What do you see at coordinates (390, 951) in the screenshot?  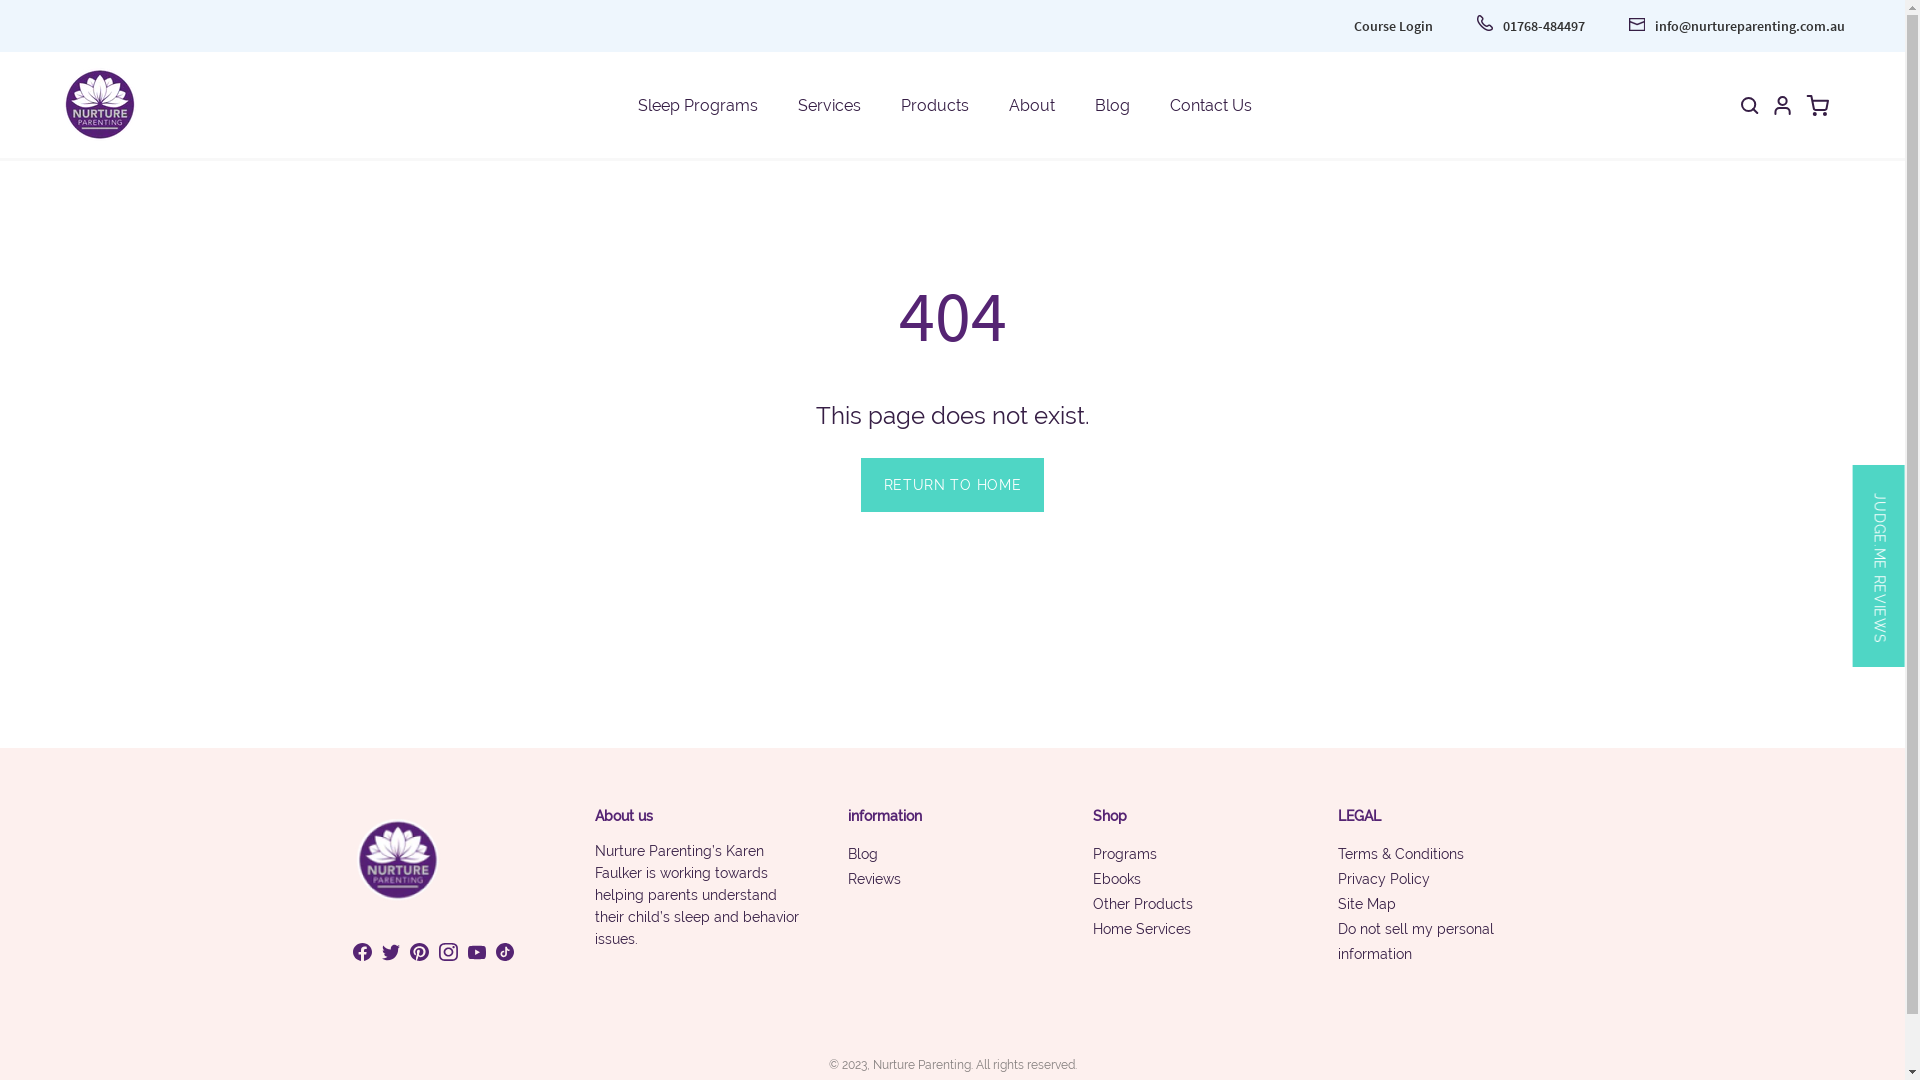 I see `'View Nurture Parenting Shop on Twitter'` at bounding box center [390, 951].